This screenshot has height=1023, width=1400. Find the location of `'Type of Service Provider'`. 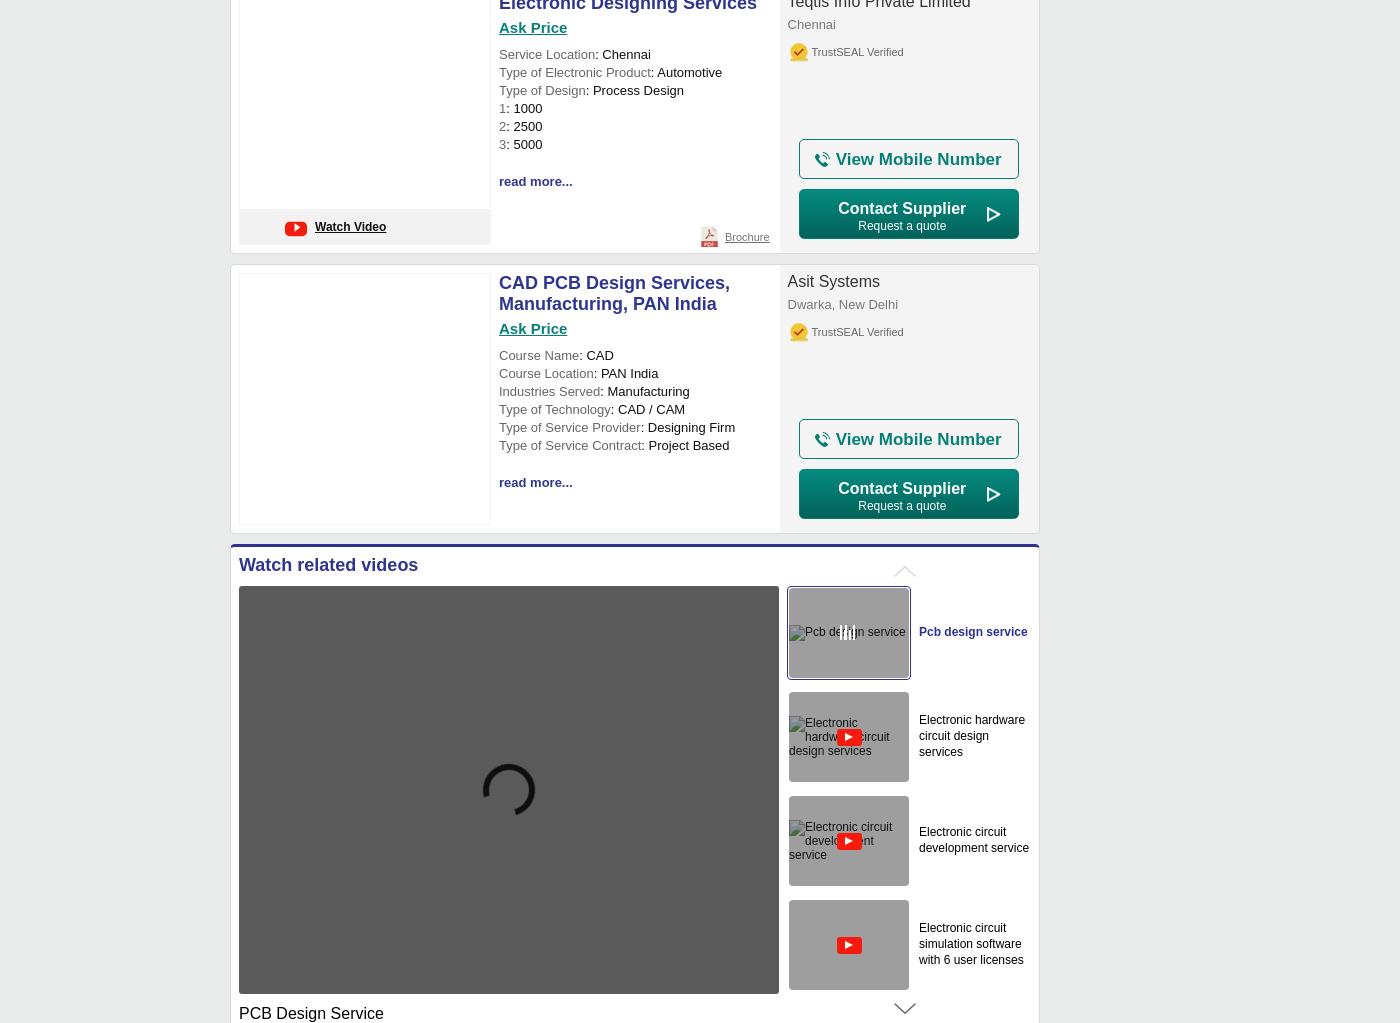

'Type of Service Provider' is located at coordinates (569, 427).